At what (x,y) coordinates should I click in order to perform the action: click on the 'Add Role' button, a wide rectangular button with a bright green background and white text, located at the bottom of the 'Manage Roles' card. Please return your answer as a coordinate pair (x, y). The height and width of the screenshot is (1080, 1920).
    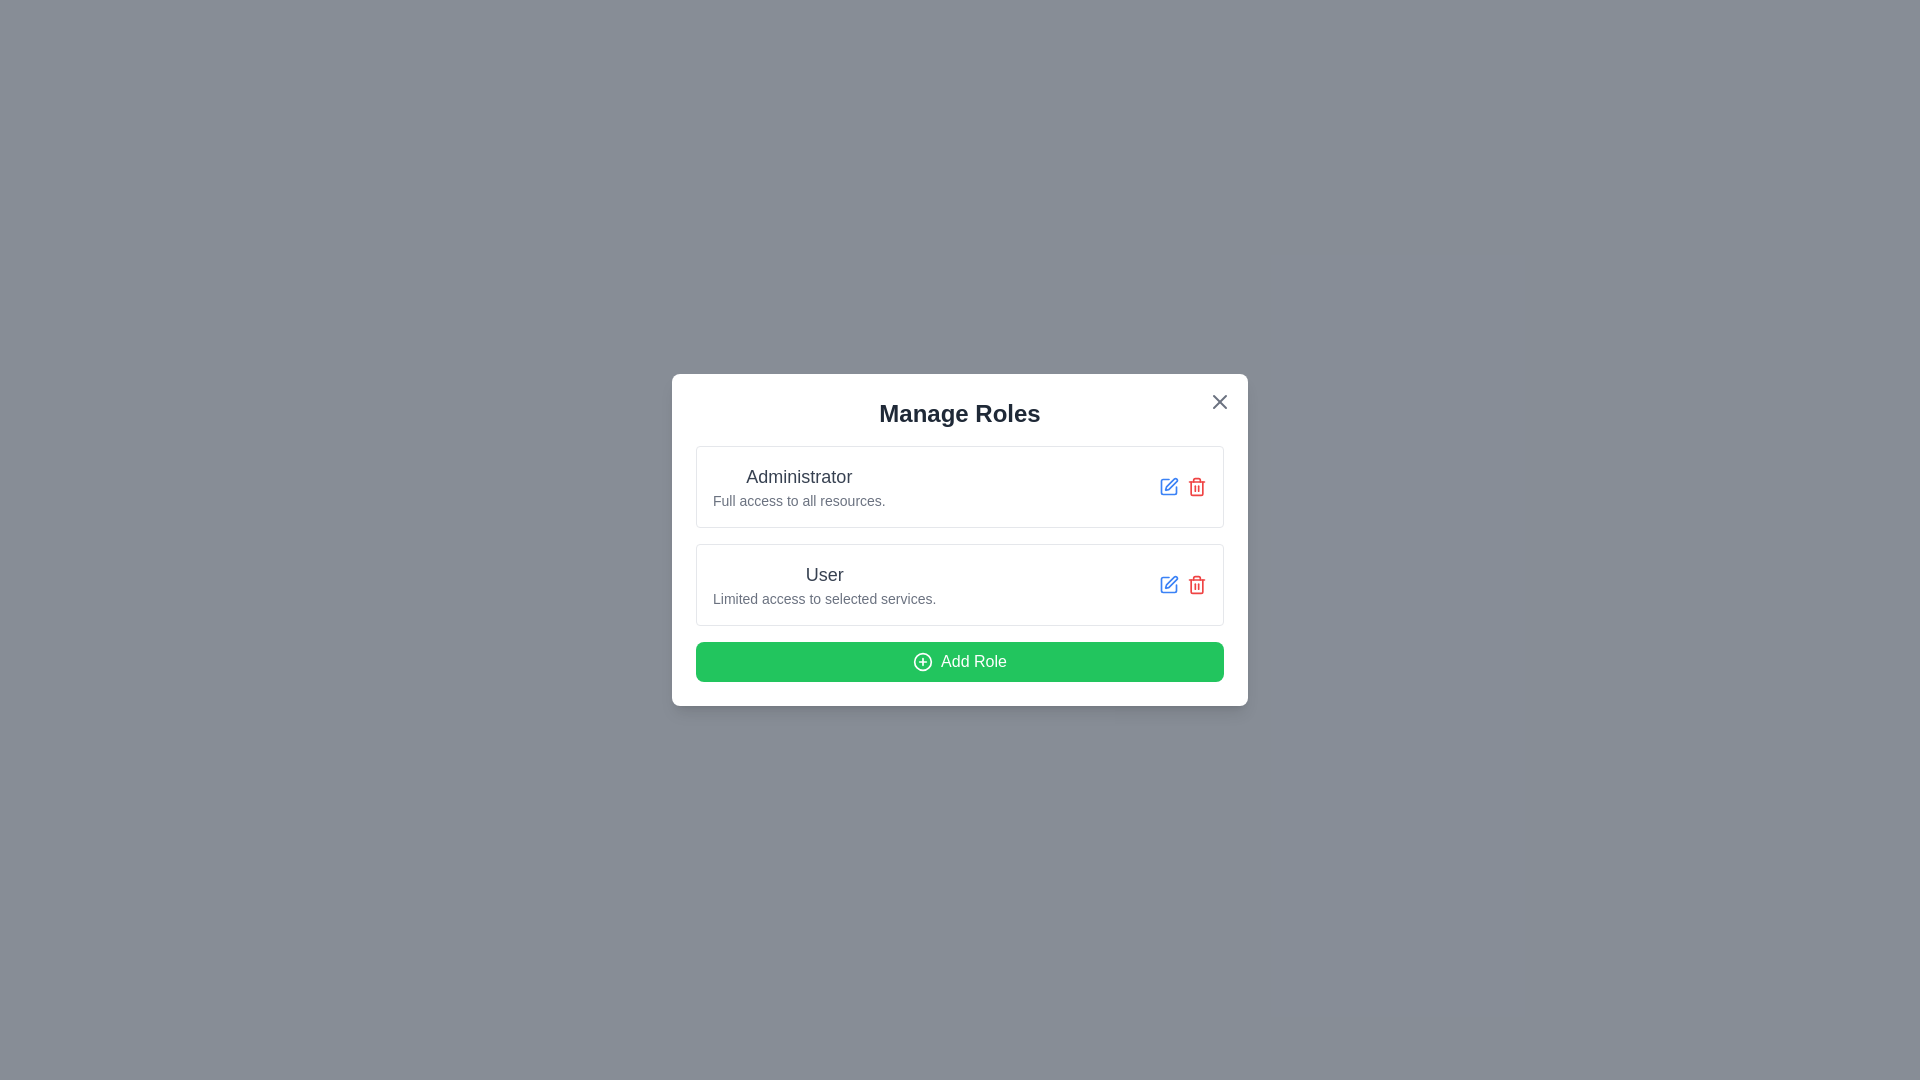
    Looking at the image, I should click on (960, 662).